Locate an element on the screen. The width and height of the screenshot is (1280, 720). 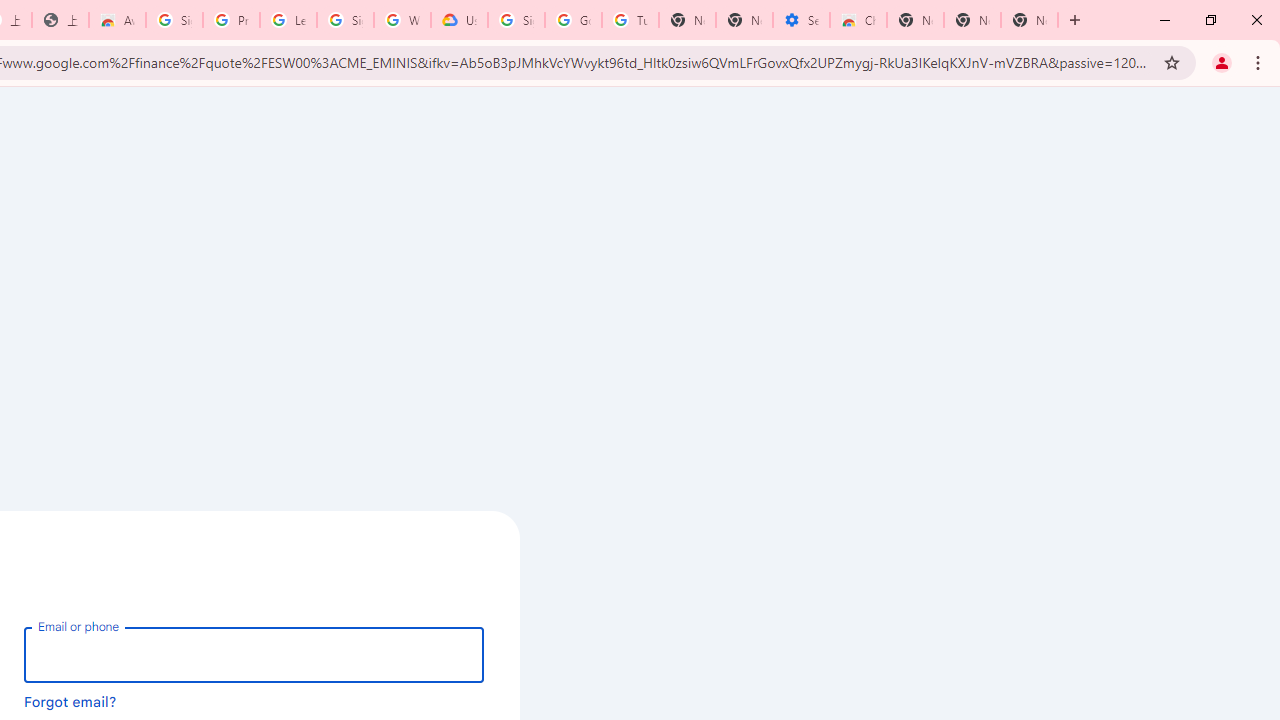
'Turn cookies on or off - Computer - Google Account Help' is located at coordinates (629, 20).